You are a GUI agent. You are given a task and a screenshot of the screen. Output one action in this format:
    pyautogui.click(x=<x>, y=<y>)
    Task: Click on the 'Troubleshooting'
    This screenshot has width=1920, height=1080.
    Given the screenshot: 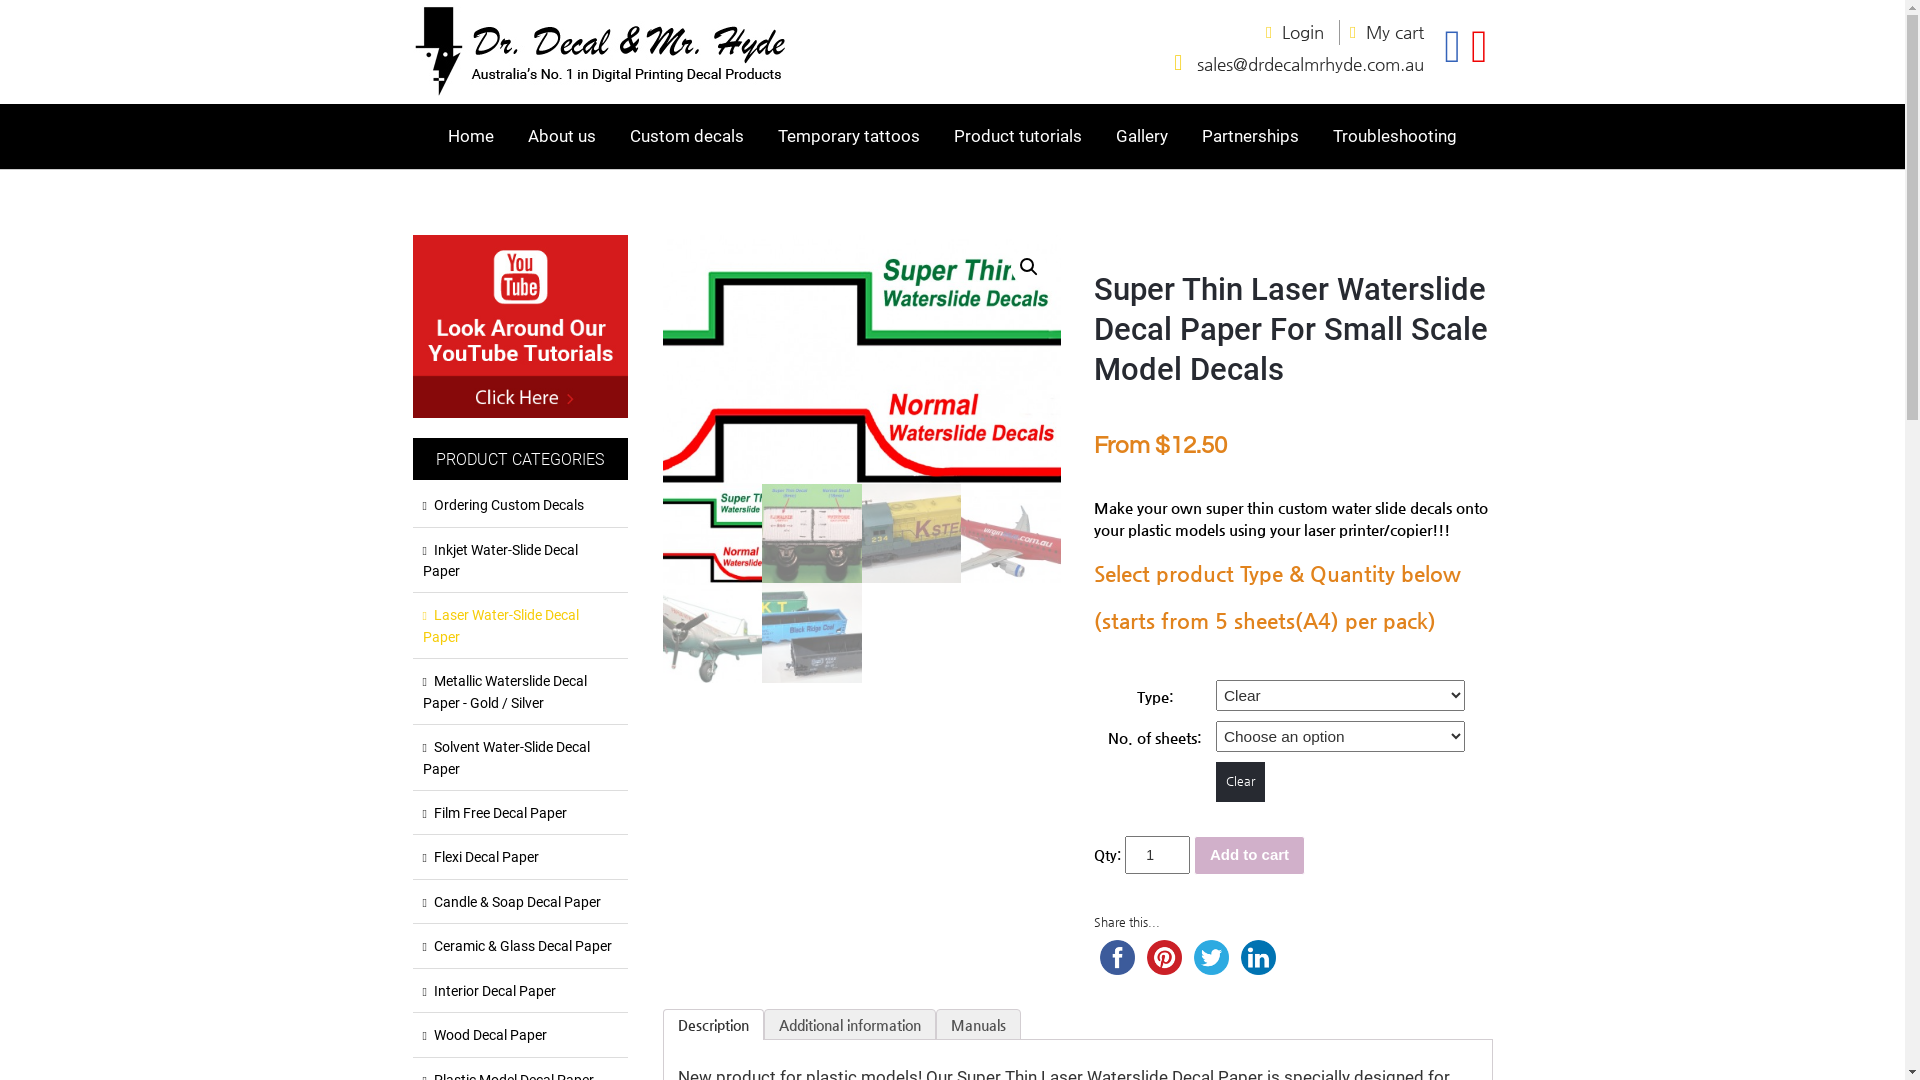 What is the action you would take?
    pyautogui.click(x=1394, y=135)
    